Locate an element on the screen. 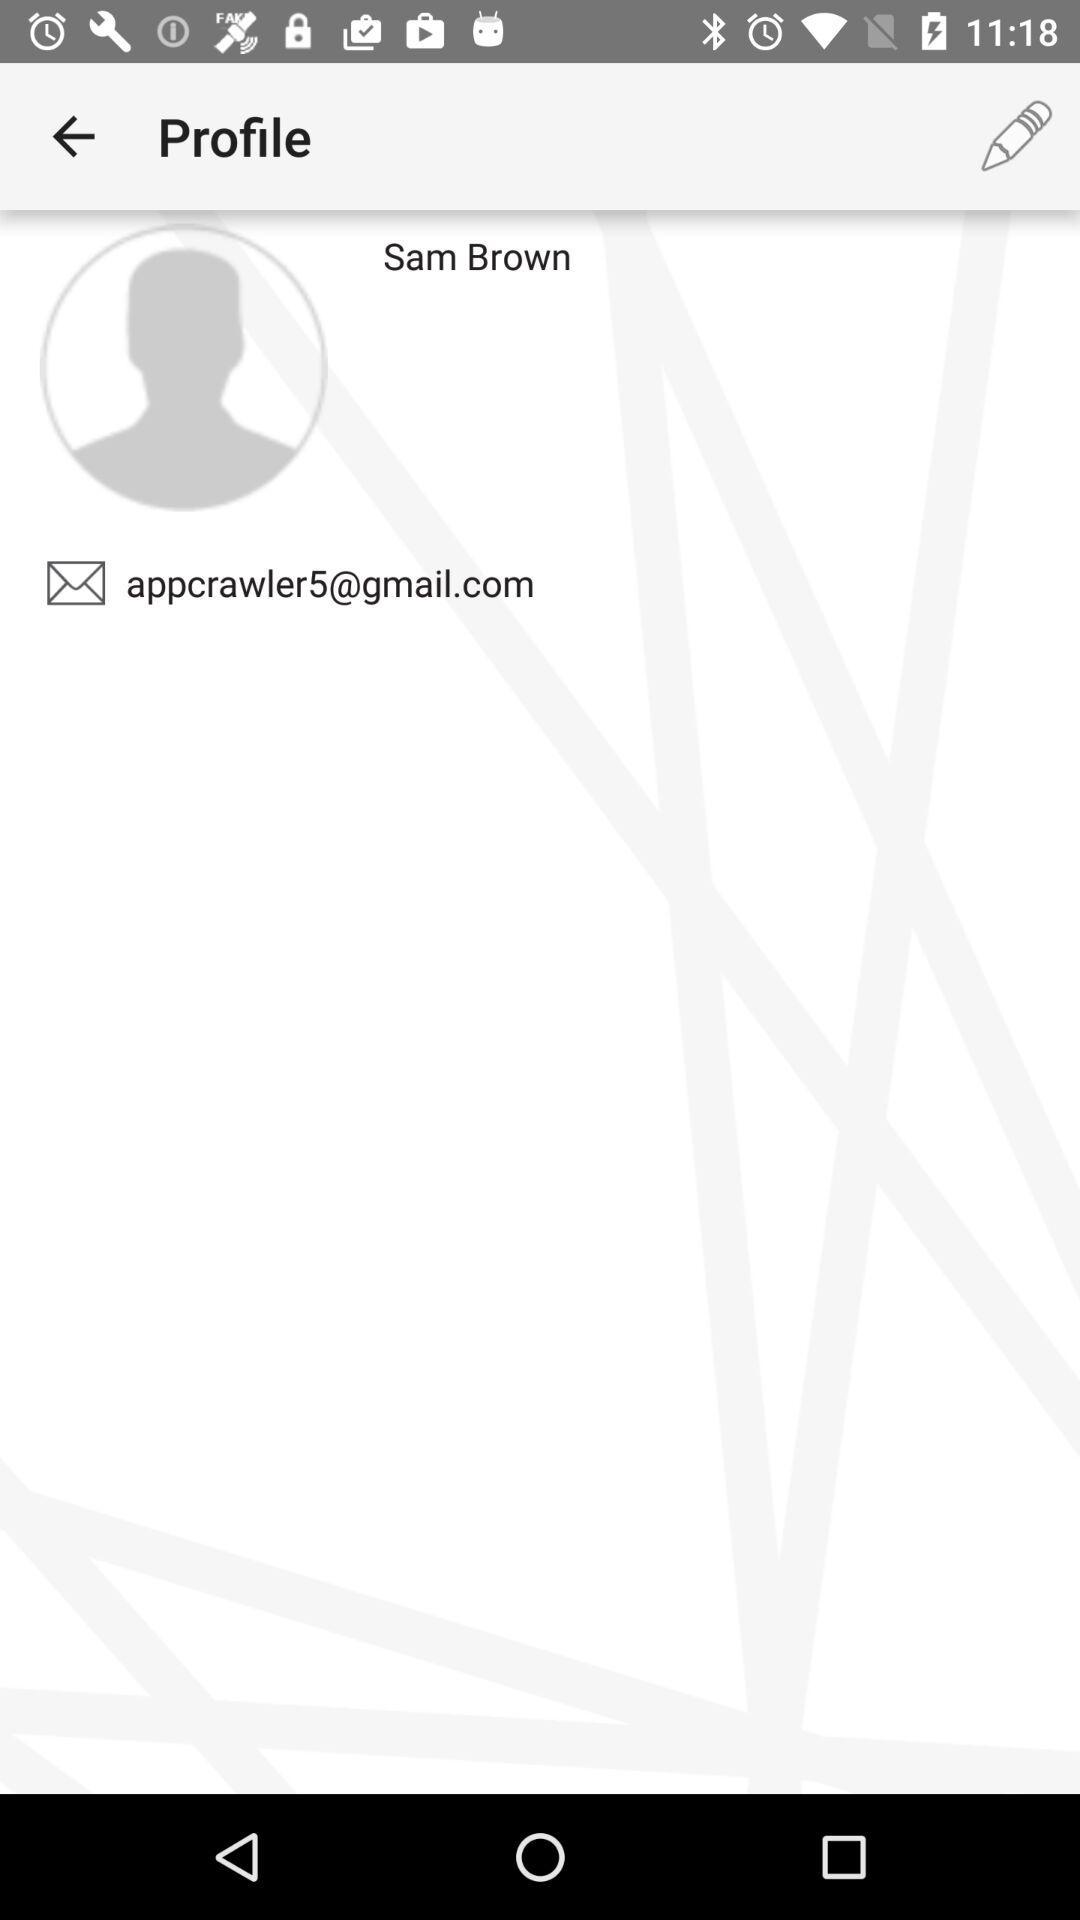  item to the right of the sam brown icon is located at coordinates (1017, 135).